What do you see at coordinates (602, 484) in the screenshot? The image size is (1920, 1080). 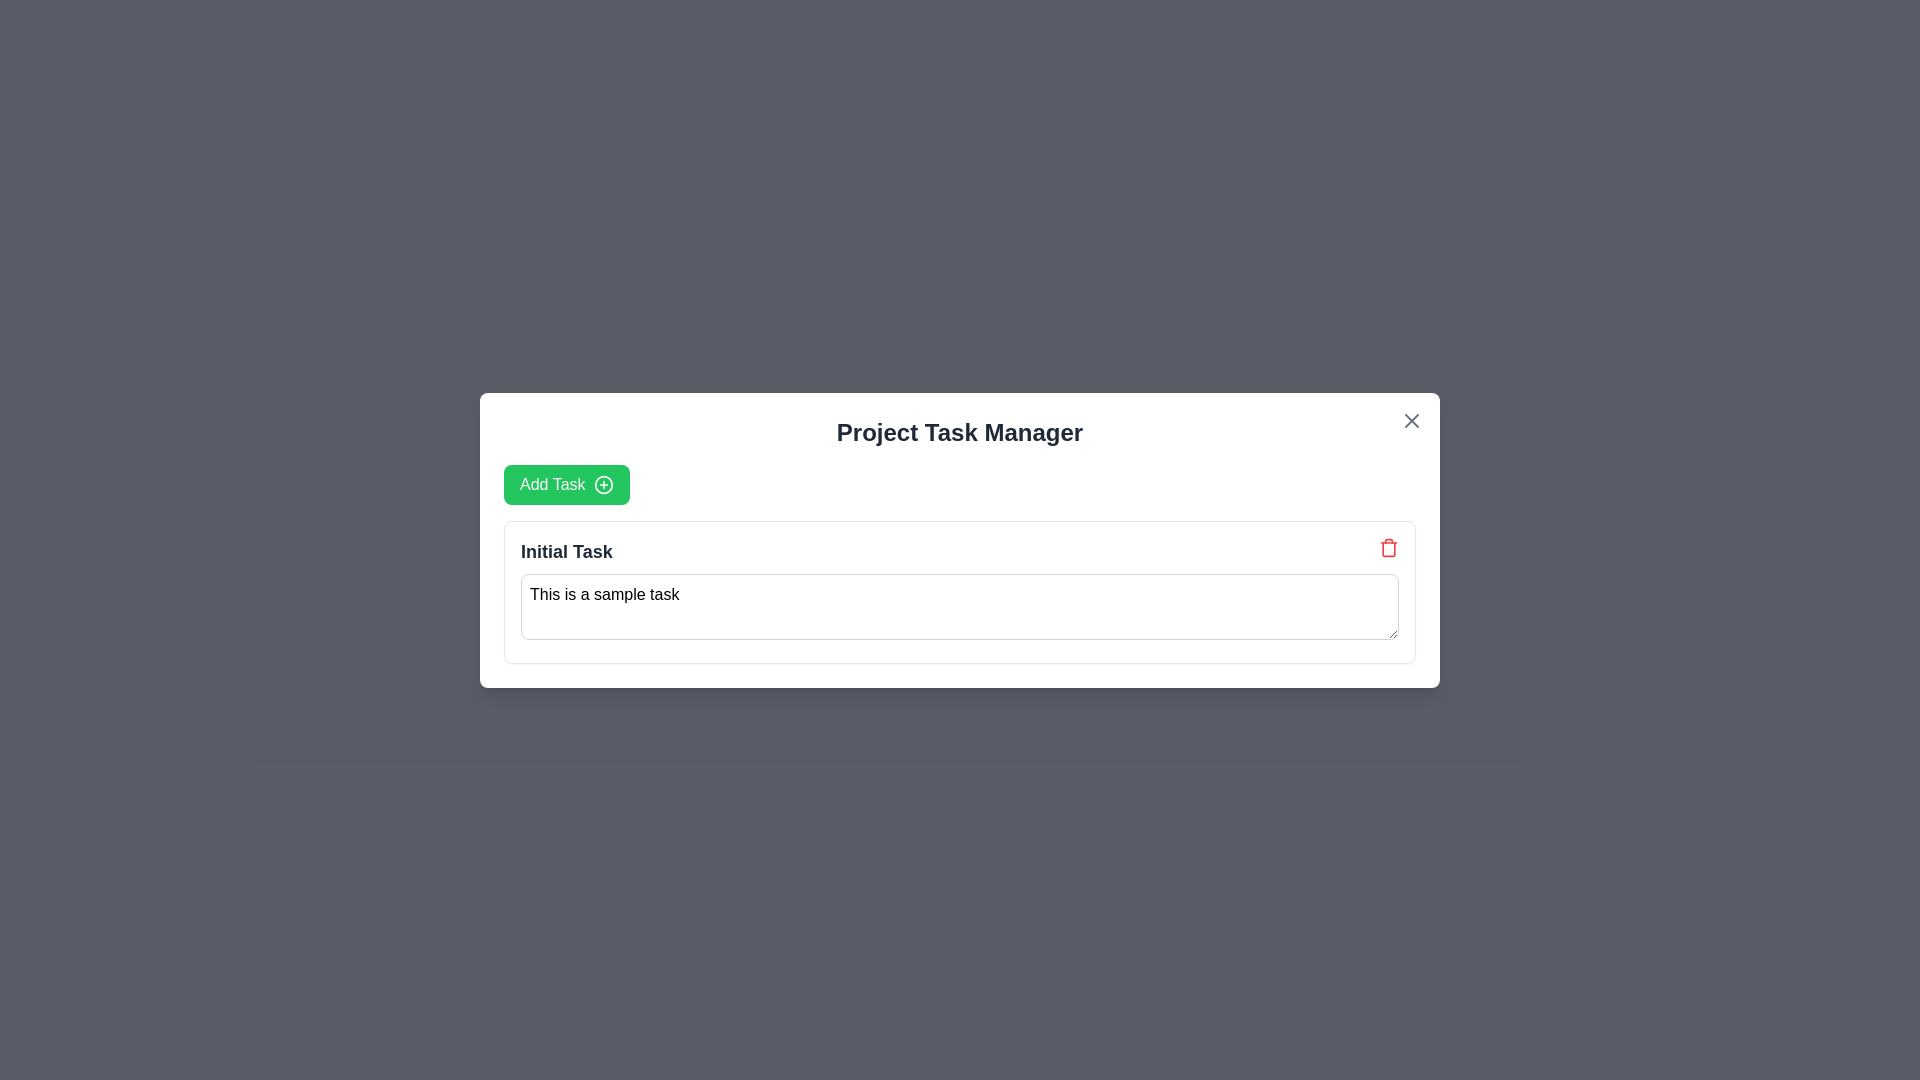 I see `the SVG circle that represents the circular part of the plus icon, located to the right of the 'Add Task' button in the task manager dialog` at bounding box center [602, 484].